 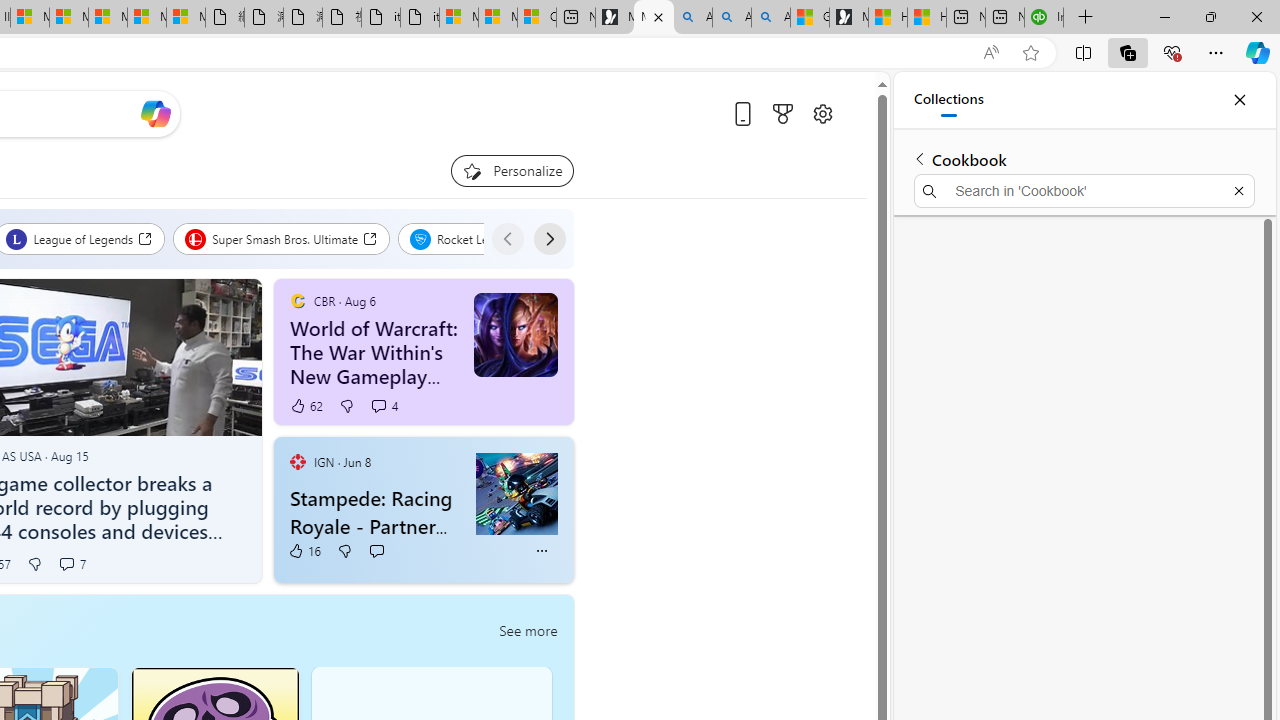 What do you see at coordinates (925, 17) in the screenshot?
I see `'How to Use a TV as a Computer Monitor'` at bounding box center [925, 17].